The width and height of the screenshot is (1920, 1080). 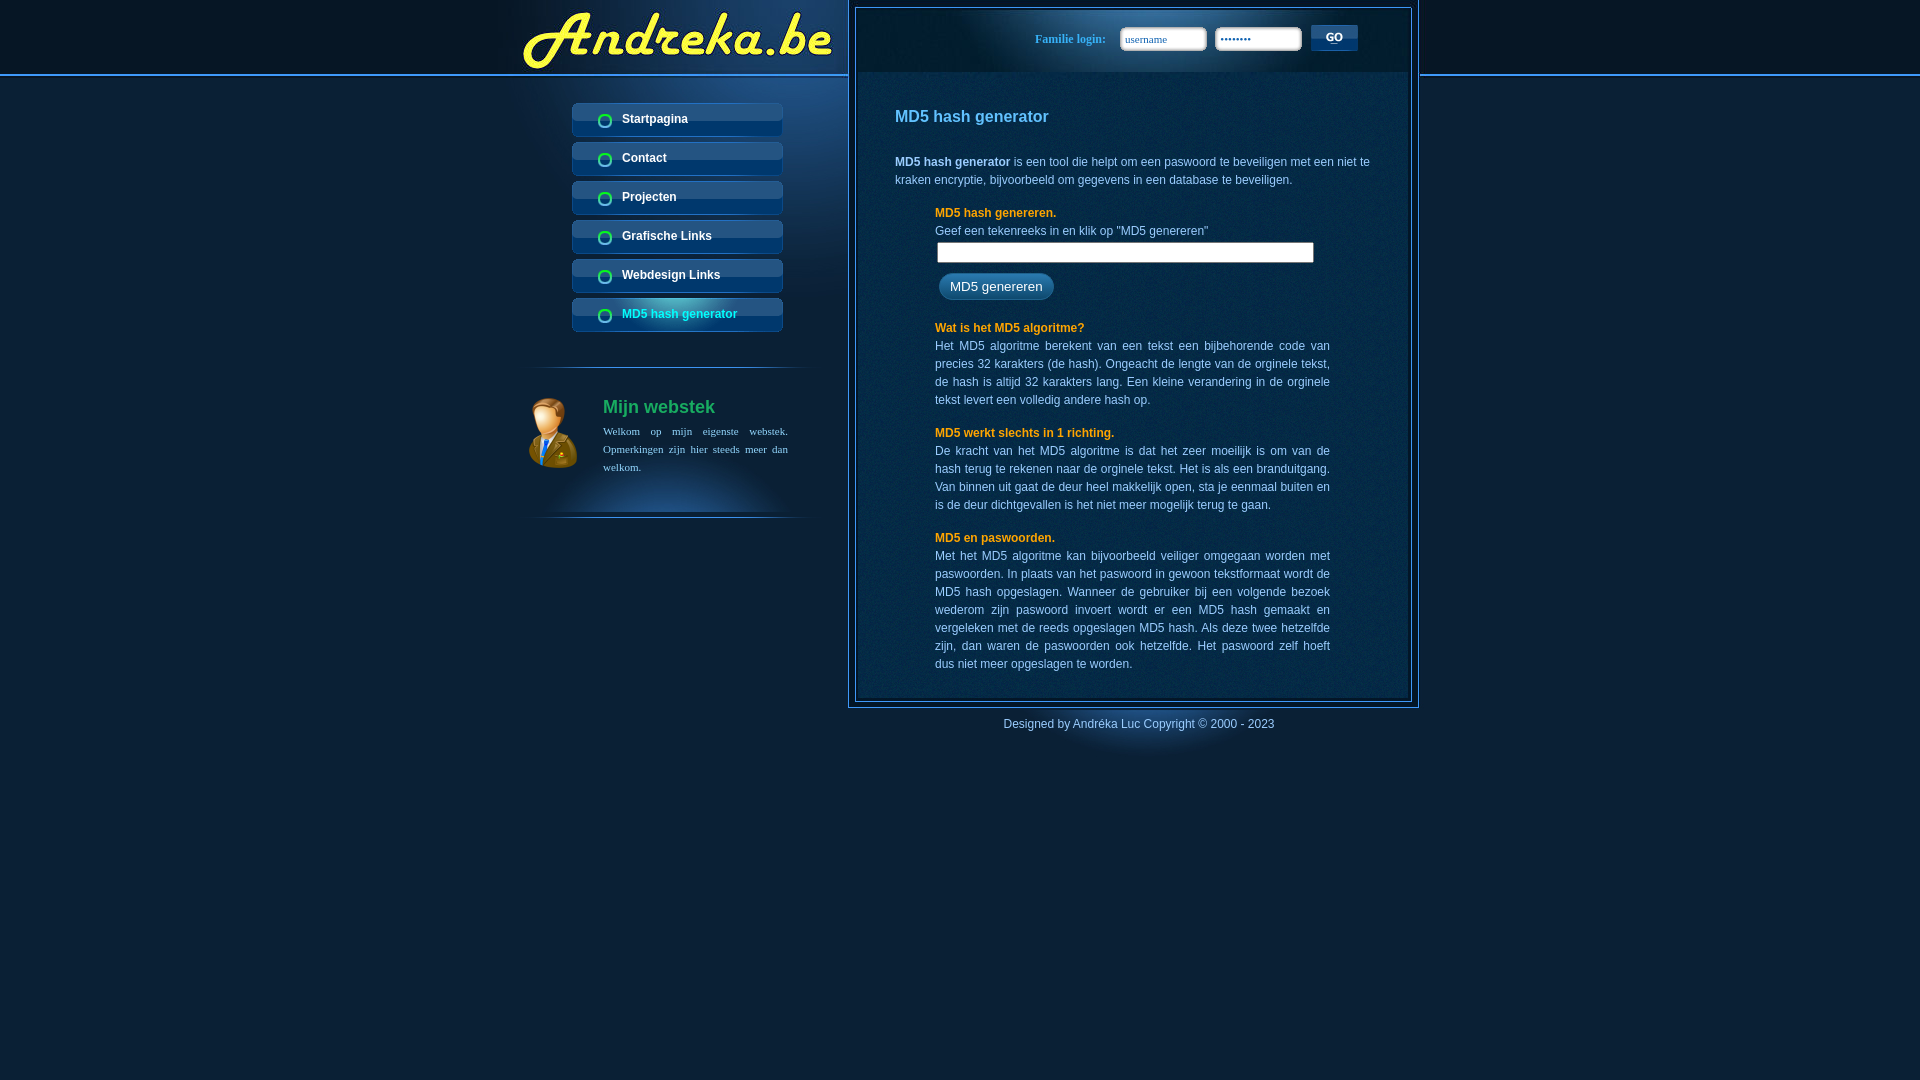 What do you see at coordinates (996, 286) in the screenshot?
I see `'MD5 genereren'` at bounding box center [996, 286].